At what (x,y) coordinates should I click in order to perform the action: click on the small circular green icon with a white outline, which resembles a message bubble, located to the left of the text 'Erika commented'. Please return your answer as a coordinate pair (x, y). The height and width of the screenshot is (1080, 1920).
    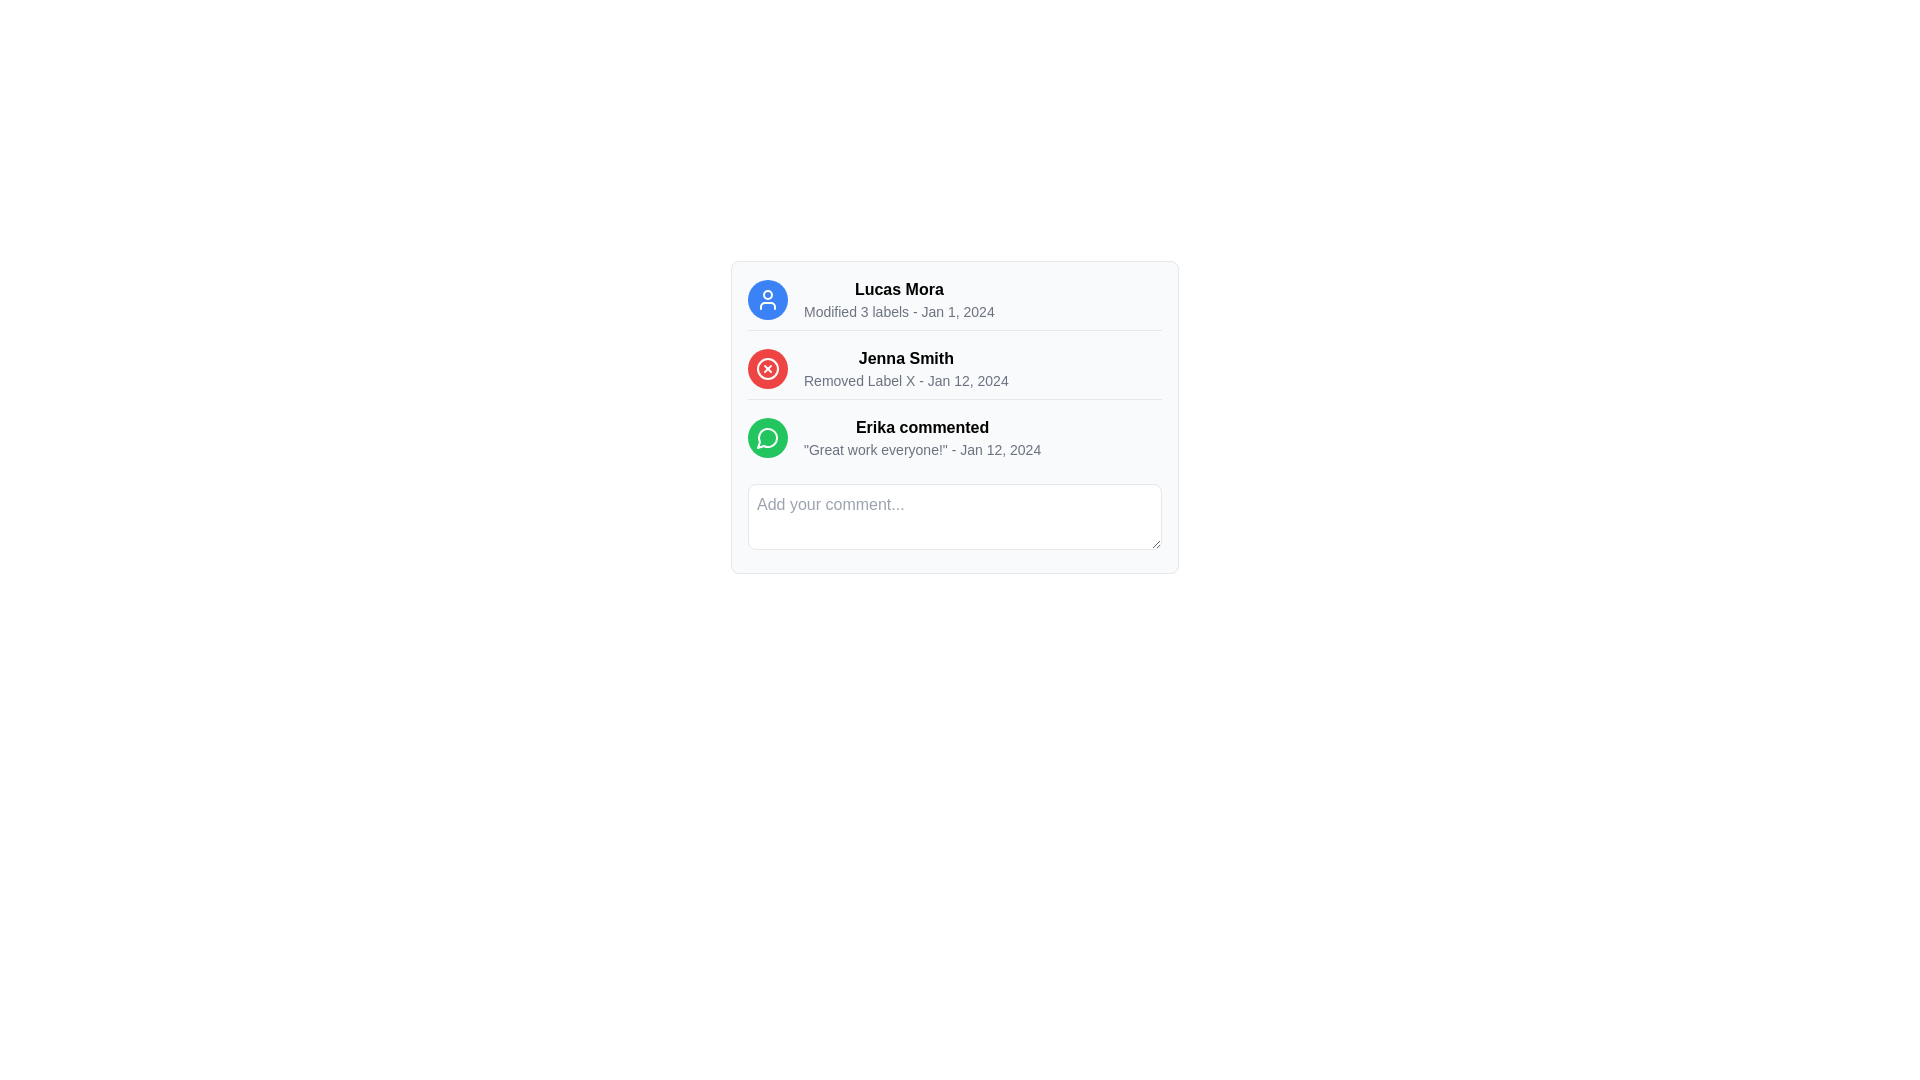
    Looking at the image, I should click on (767, 437).